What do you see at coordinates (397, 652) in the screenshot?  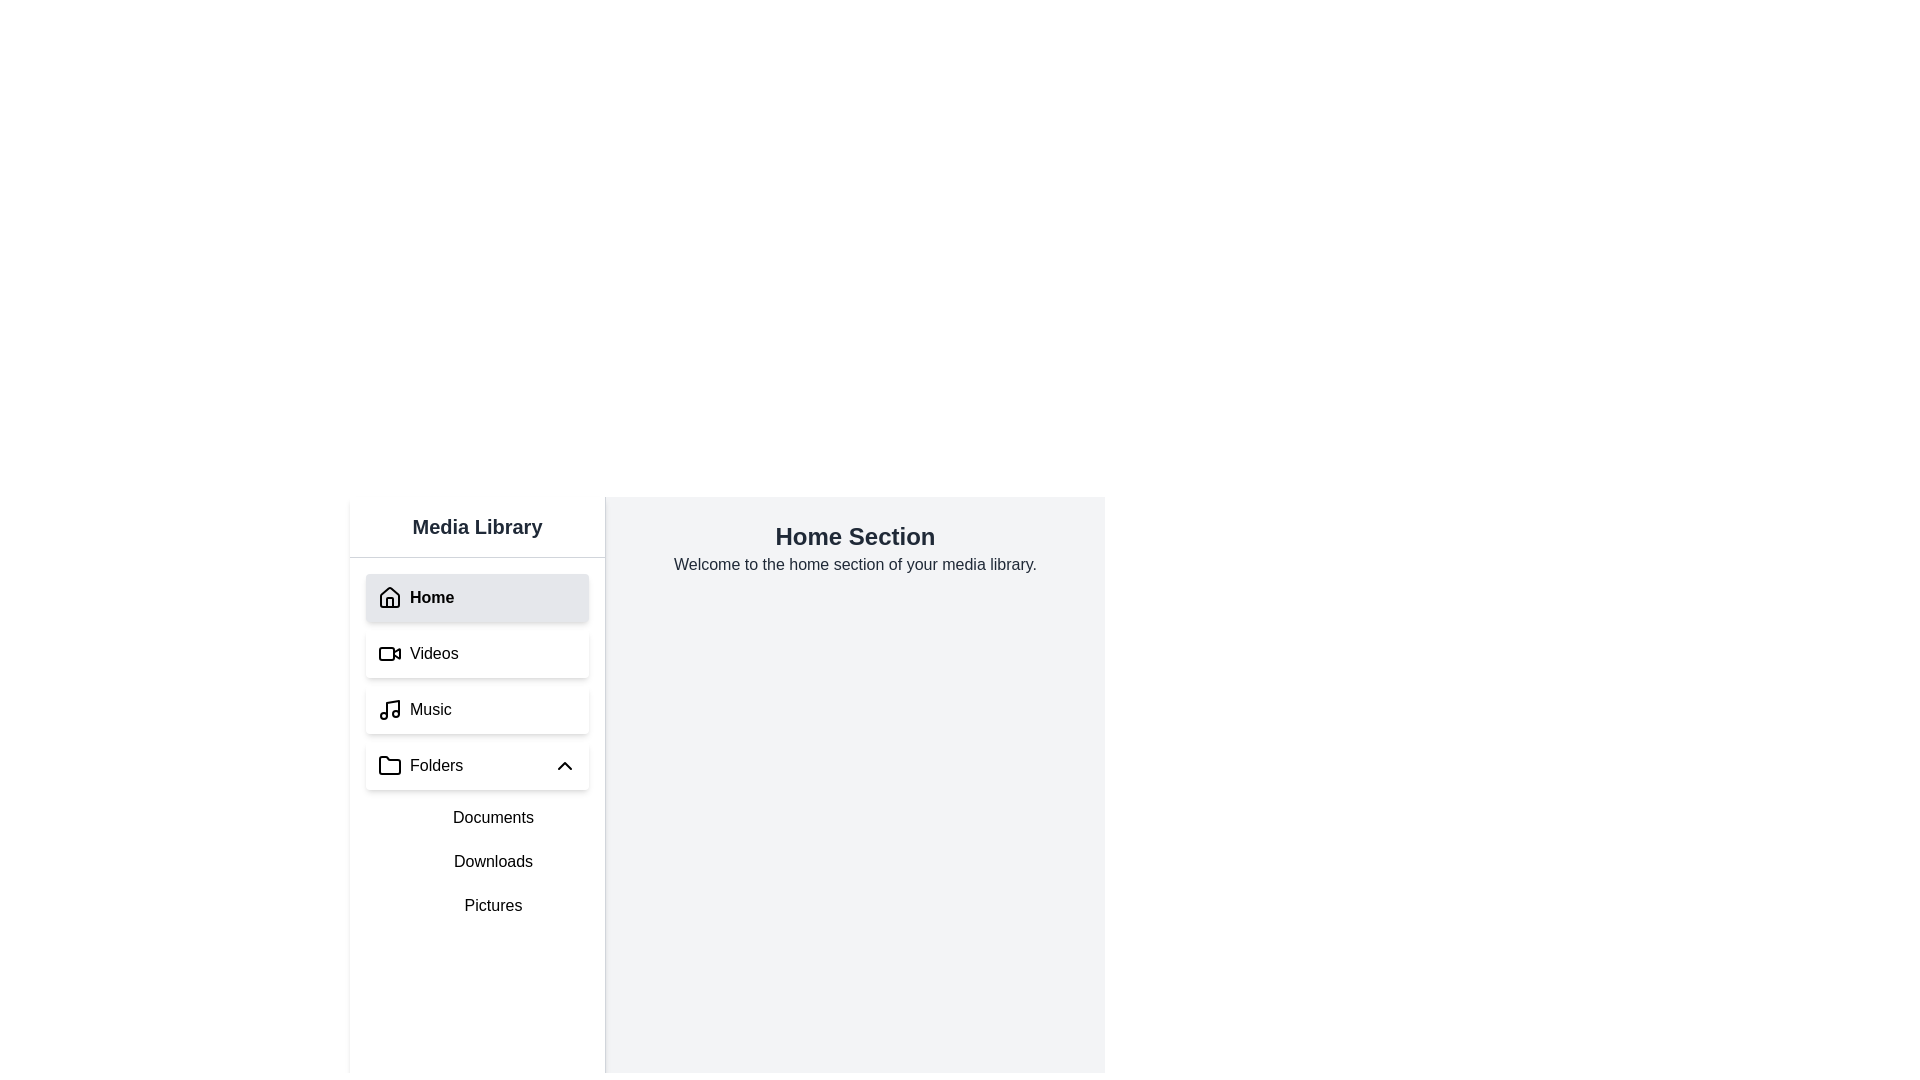 I see `the video section icon in the vertical navigation menu located at the top-left side of the interface` at bounding box center [397, 652].